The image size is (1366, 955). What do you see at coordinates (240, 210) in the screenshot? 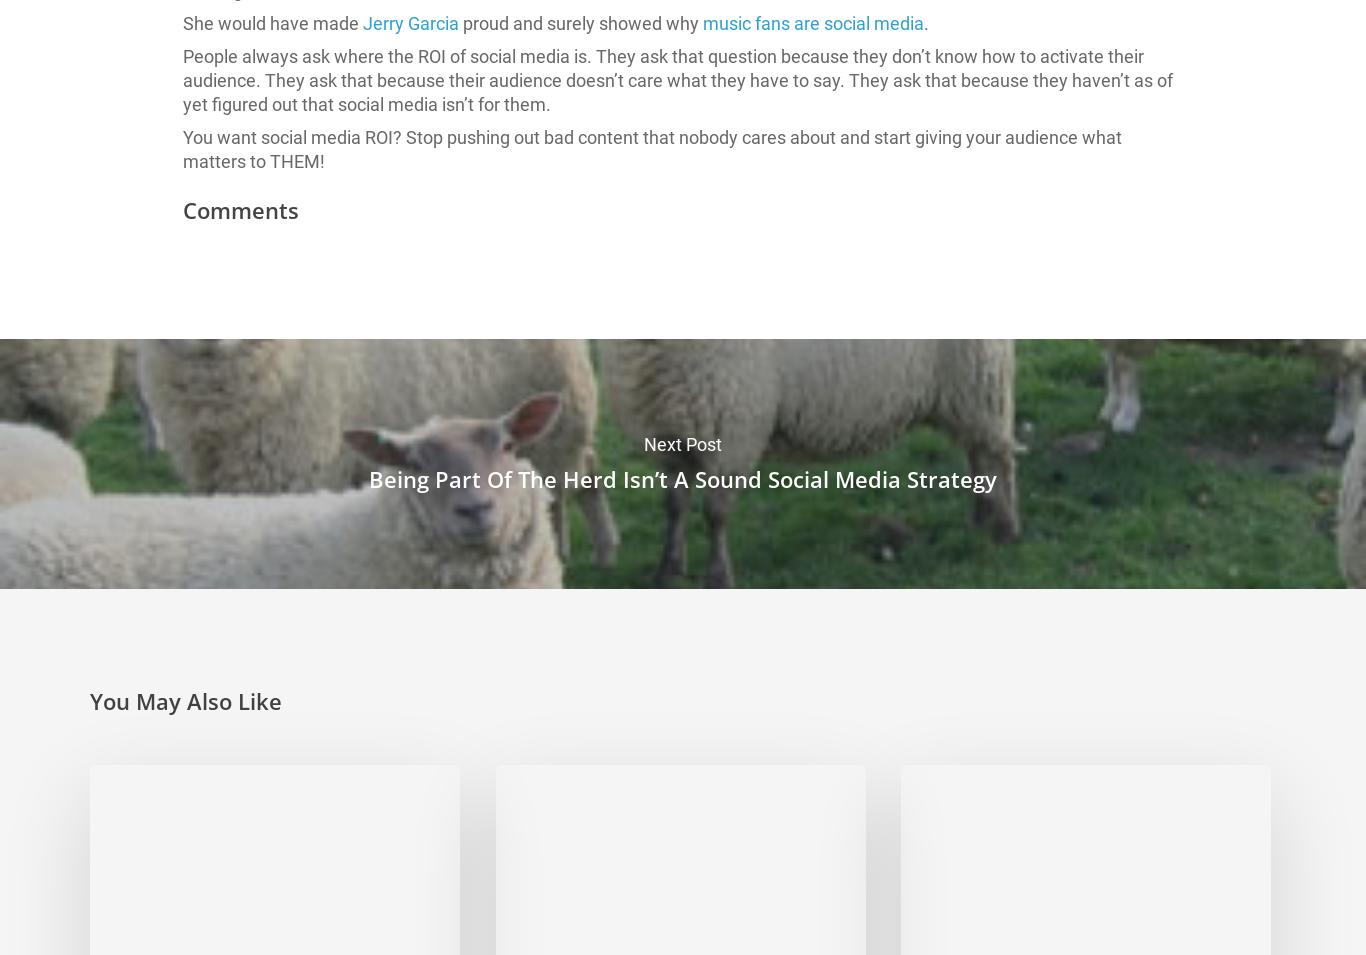
I see `'Comments'` at bounding box center [240, 210].